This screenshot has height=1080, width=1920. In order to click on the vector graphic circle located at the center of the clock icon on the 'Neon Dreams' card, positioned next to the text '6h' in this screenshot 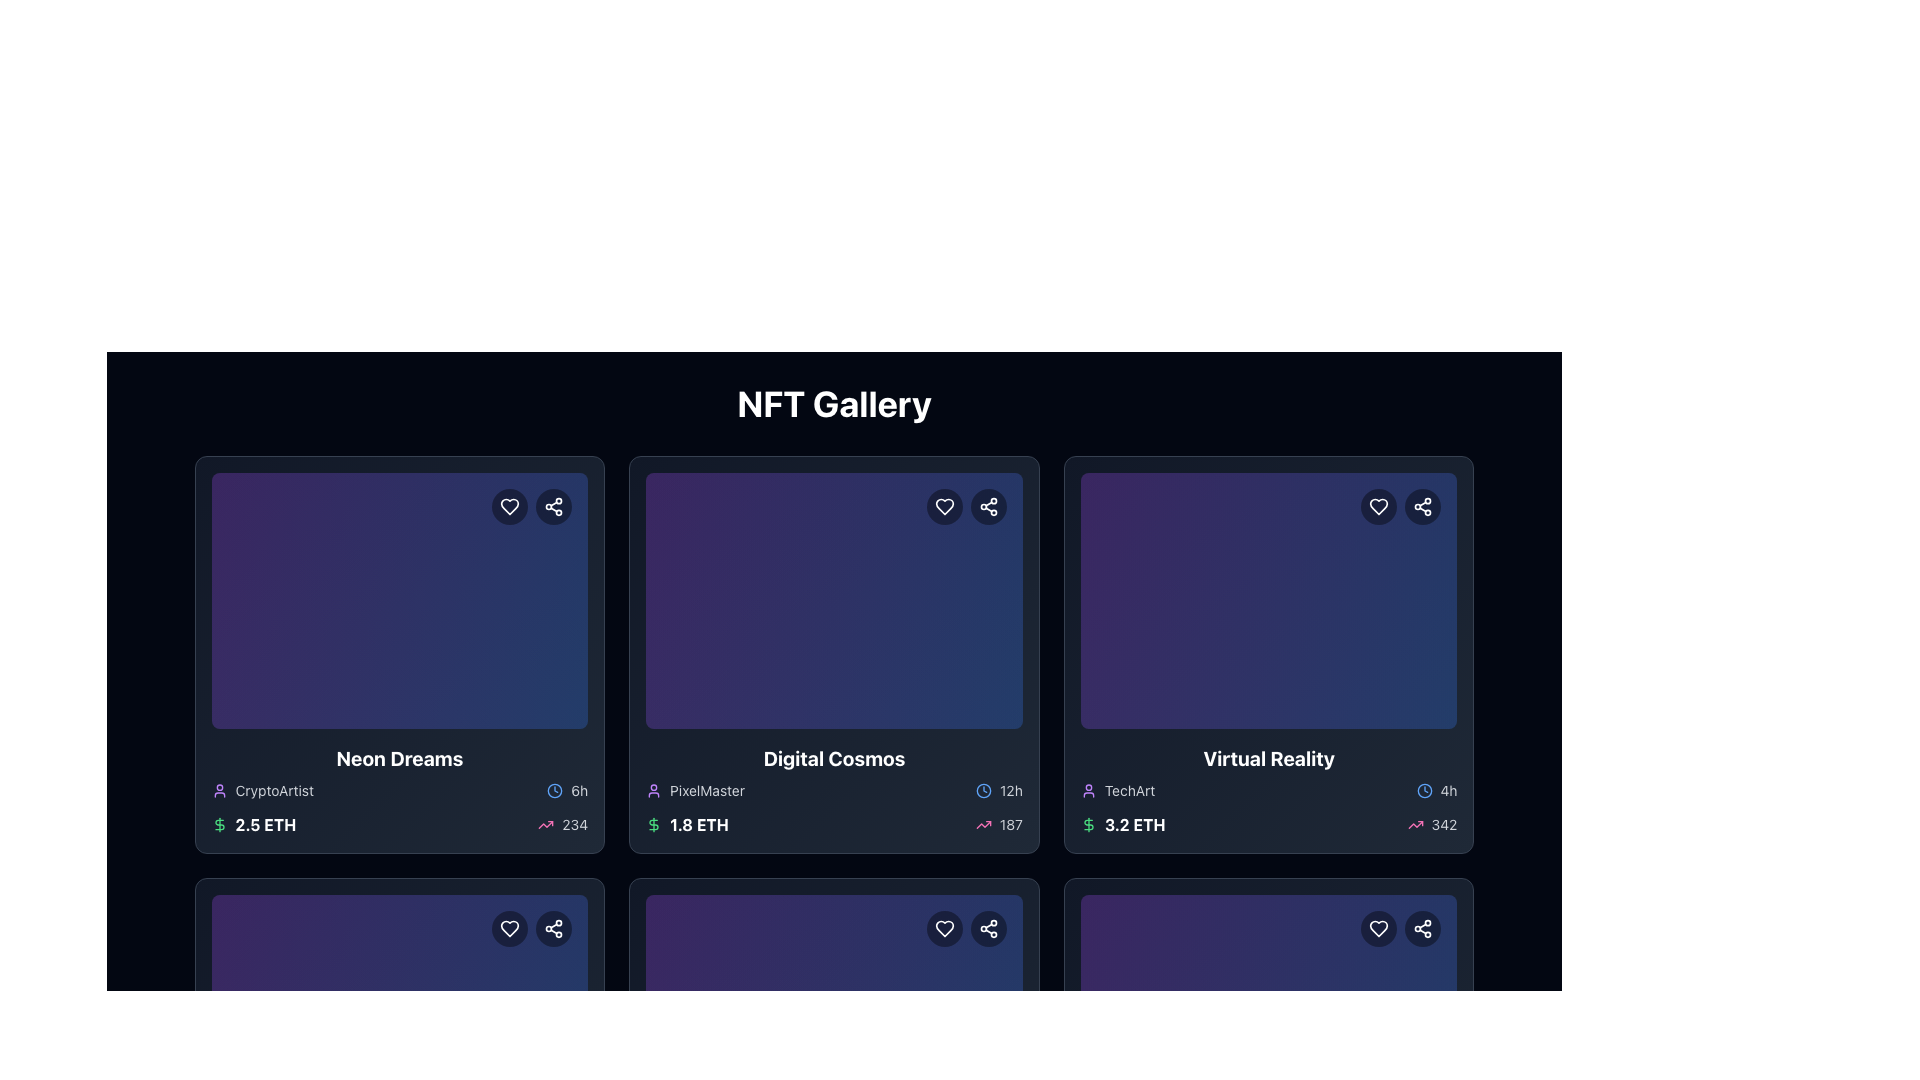, I will do `click(555, 789)`.